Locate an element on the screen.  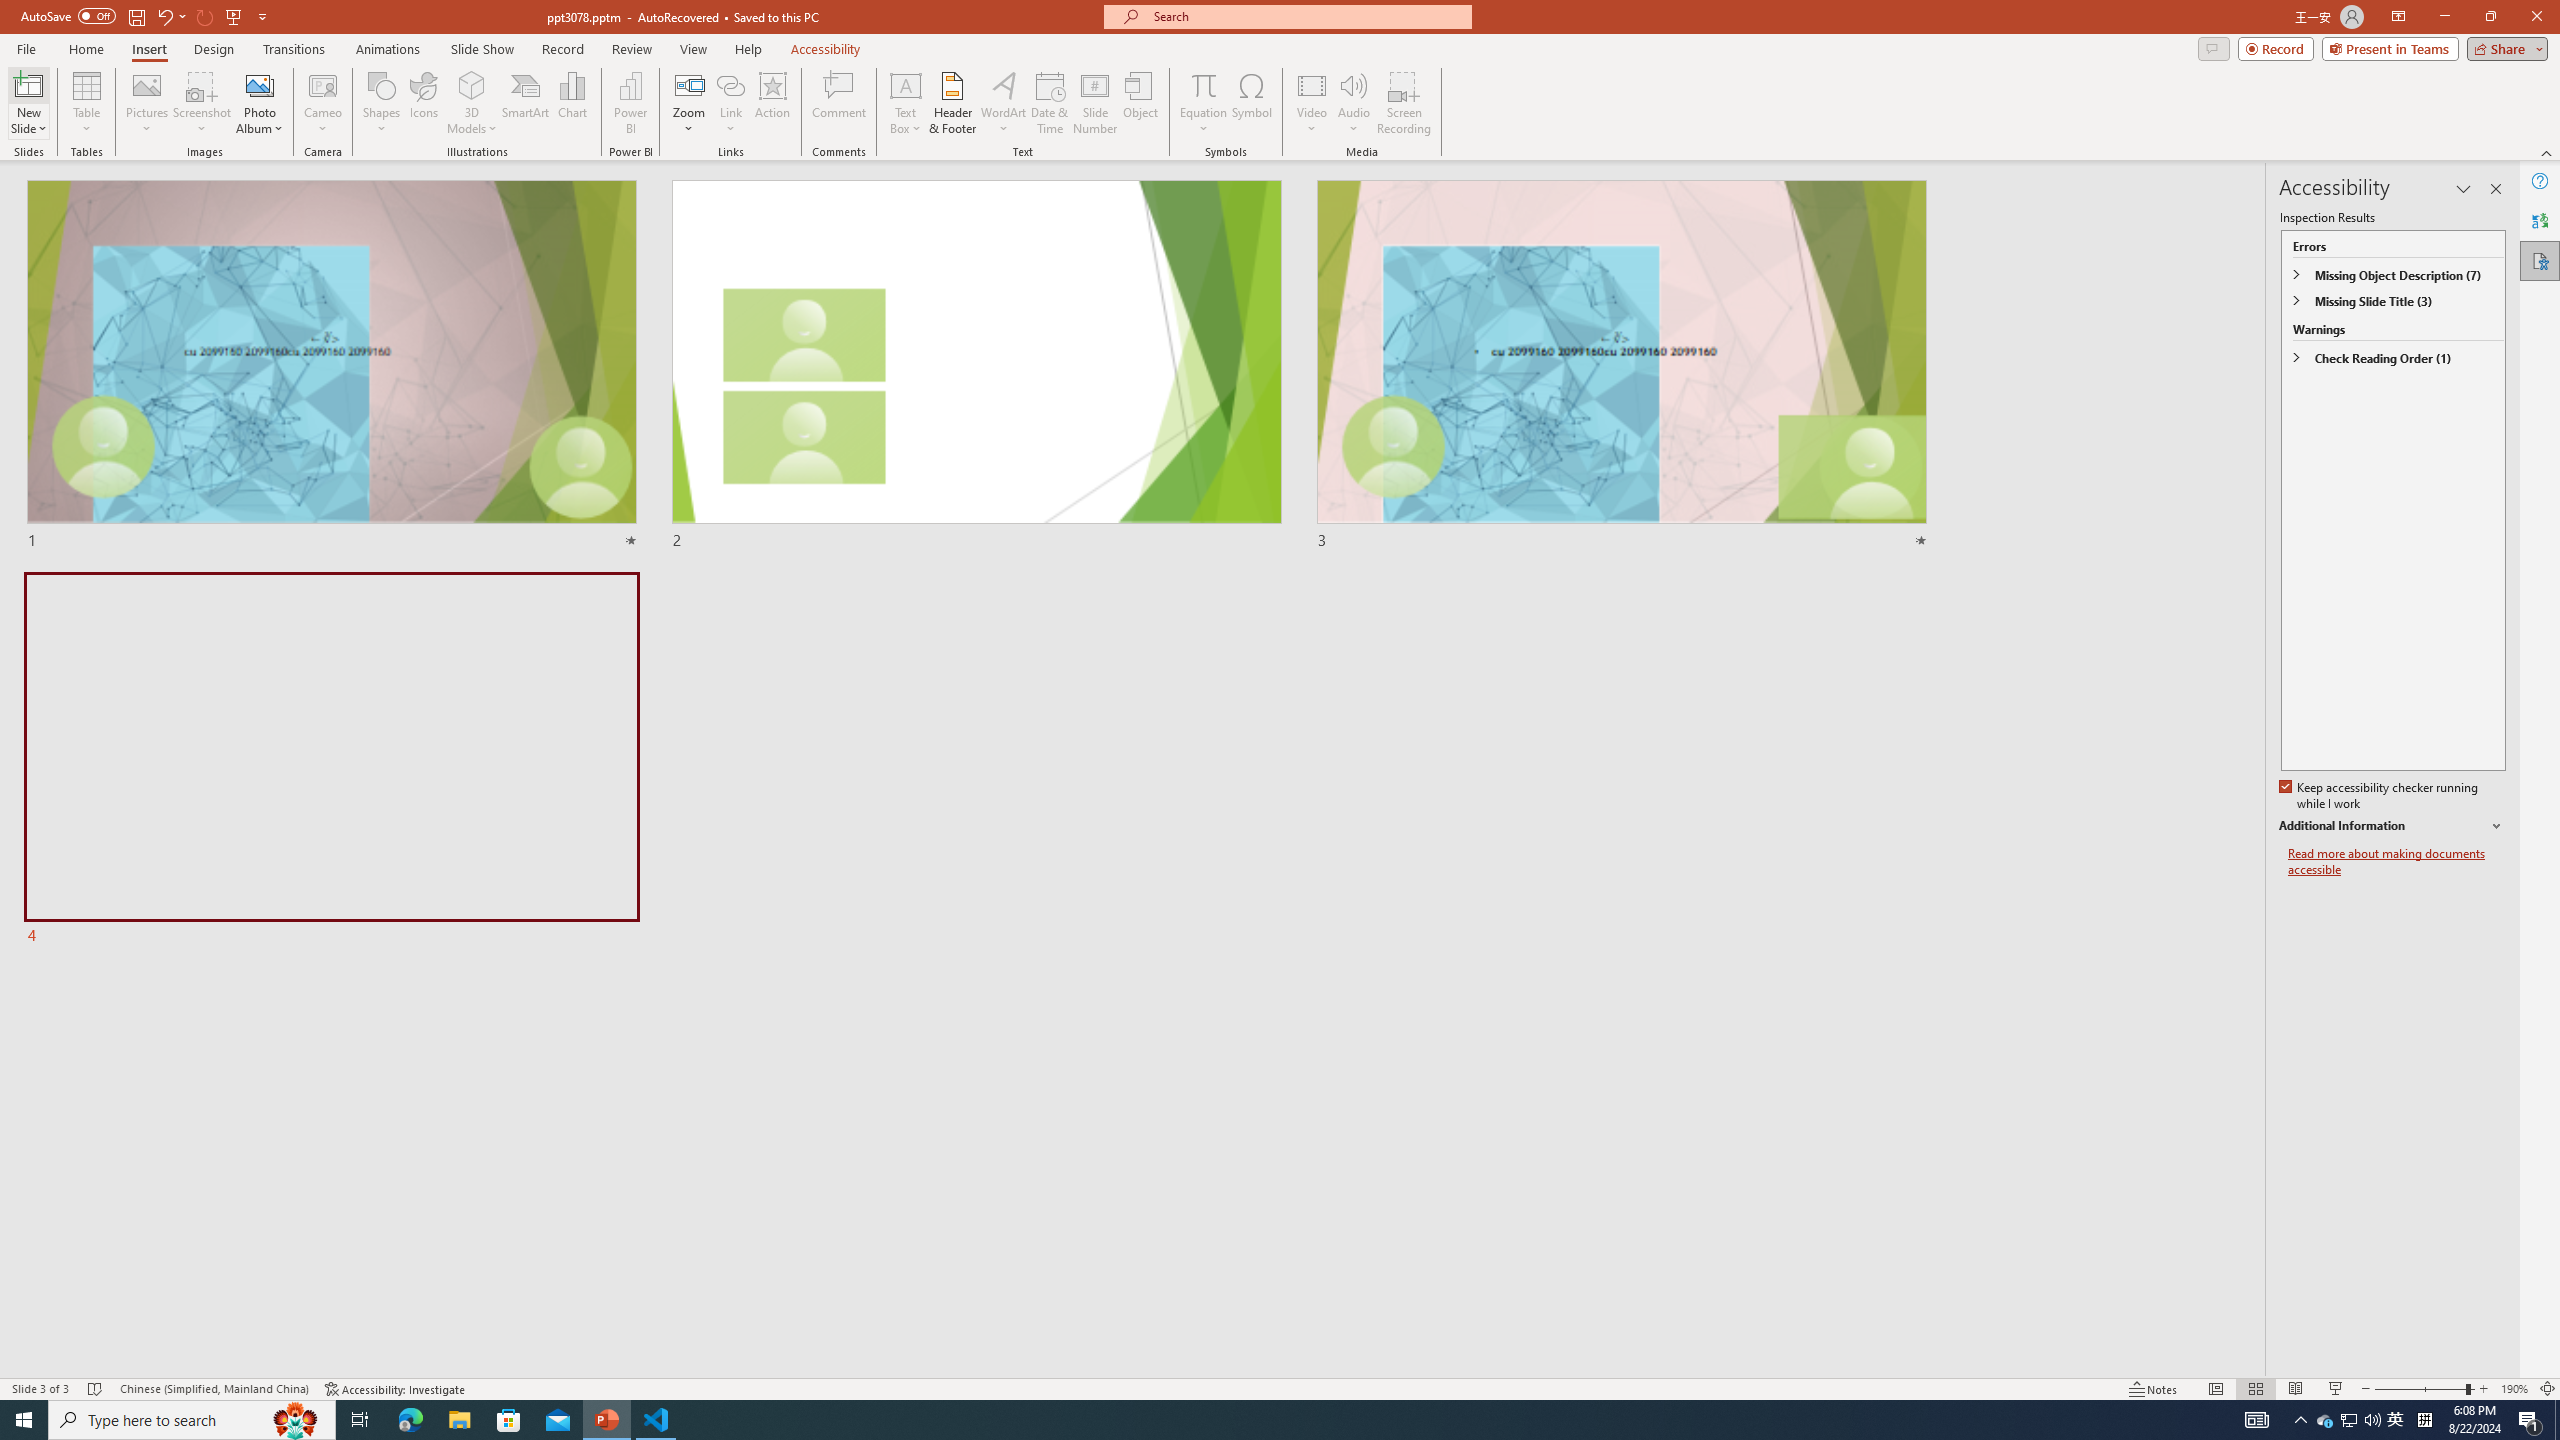
'New Photo Album...' is located at coordinates (258, 84).